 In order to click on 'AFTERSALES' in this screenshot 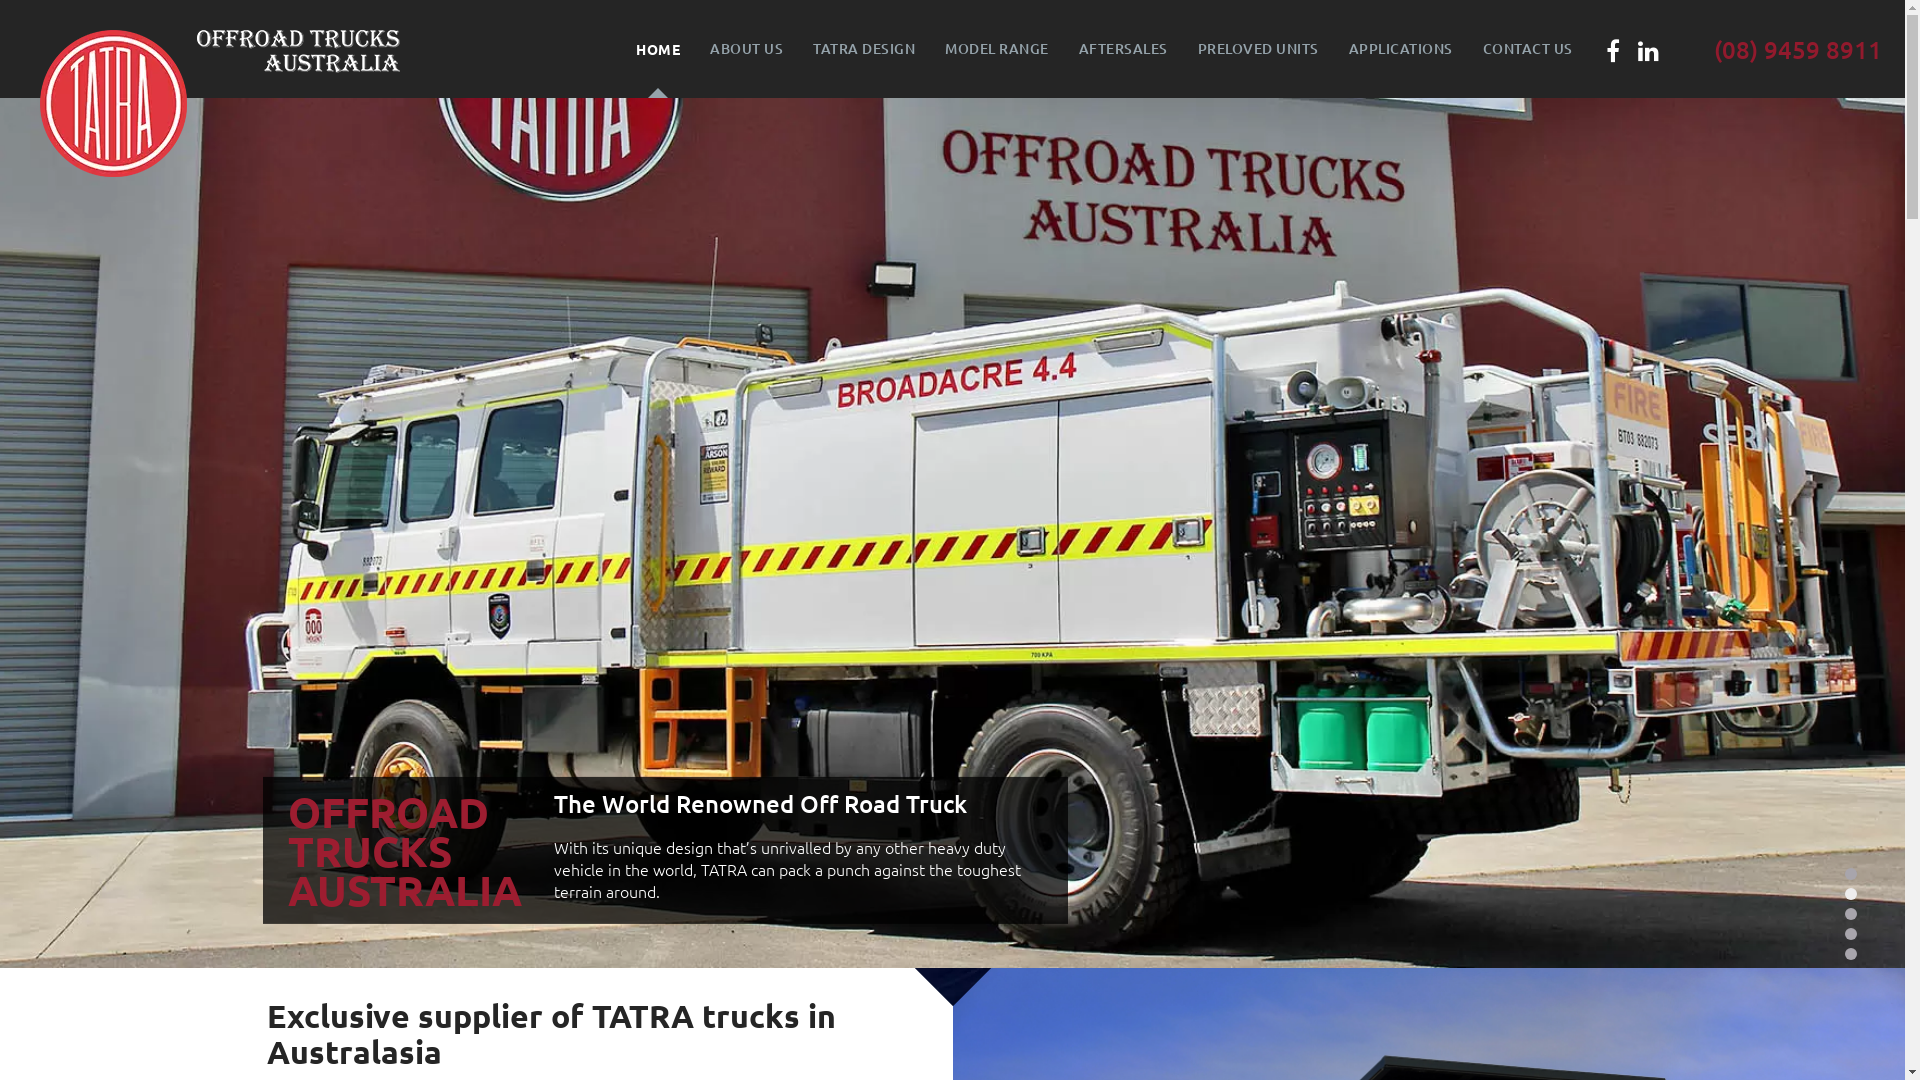, I will do `click(1123, 48)`.